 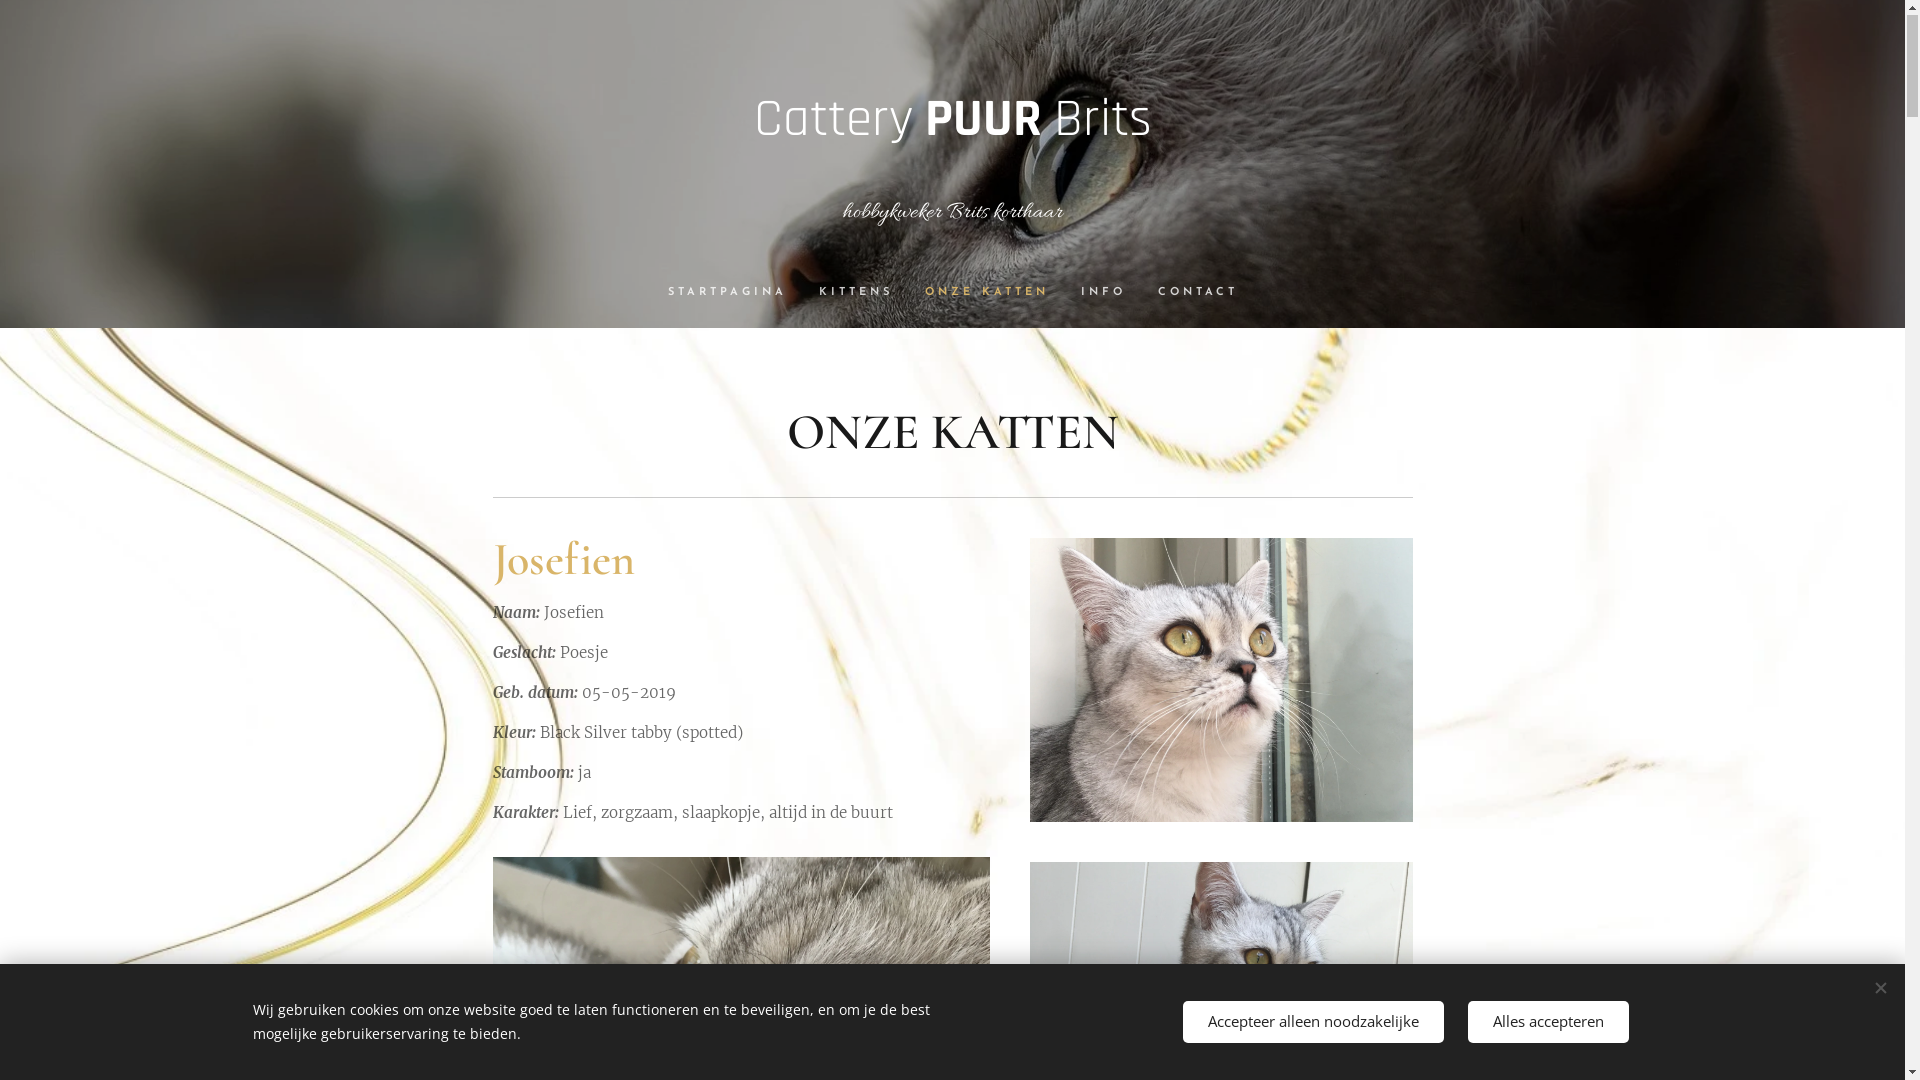 What do you see at coordinates (1312, 1022) in the screenshot?
I see `'Accepteer alleen noodzakelijke'` at bounding box center [1312, 1022].